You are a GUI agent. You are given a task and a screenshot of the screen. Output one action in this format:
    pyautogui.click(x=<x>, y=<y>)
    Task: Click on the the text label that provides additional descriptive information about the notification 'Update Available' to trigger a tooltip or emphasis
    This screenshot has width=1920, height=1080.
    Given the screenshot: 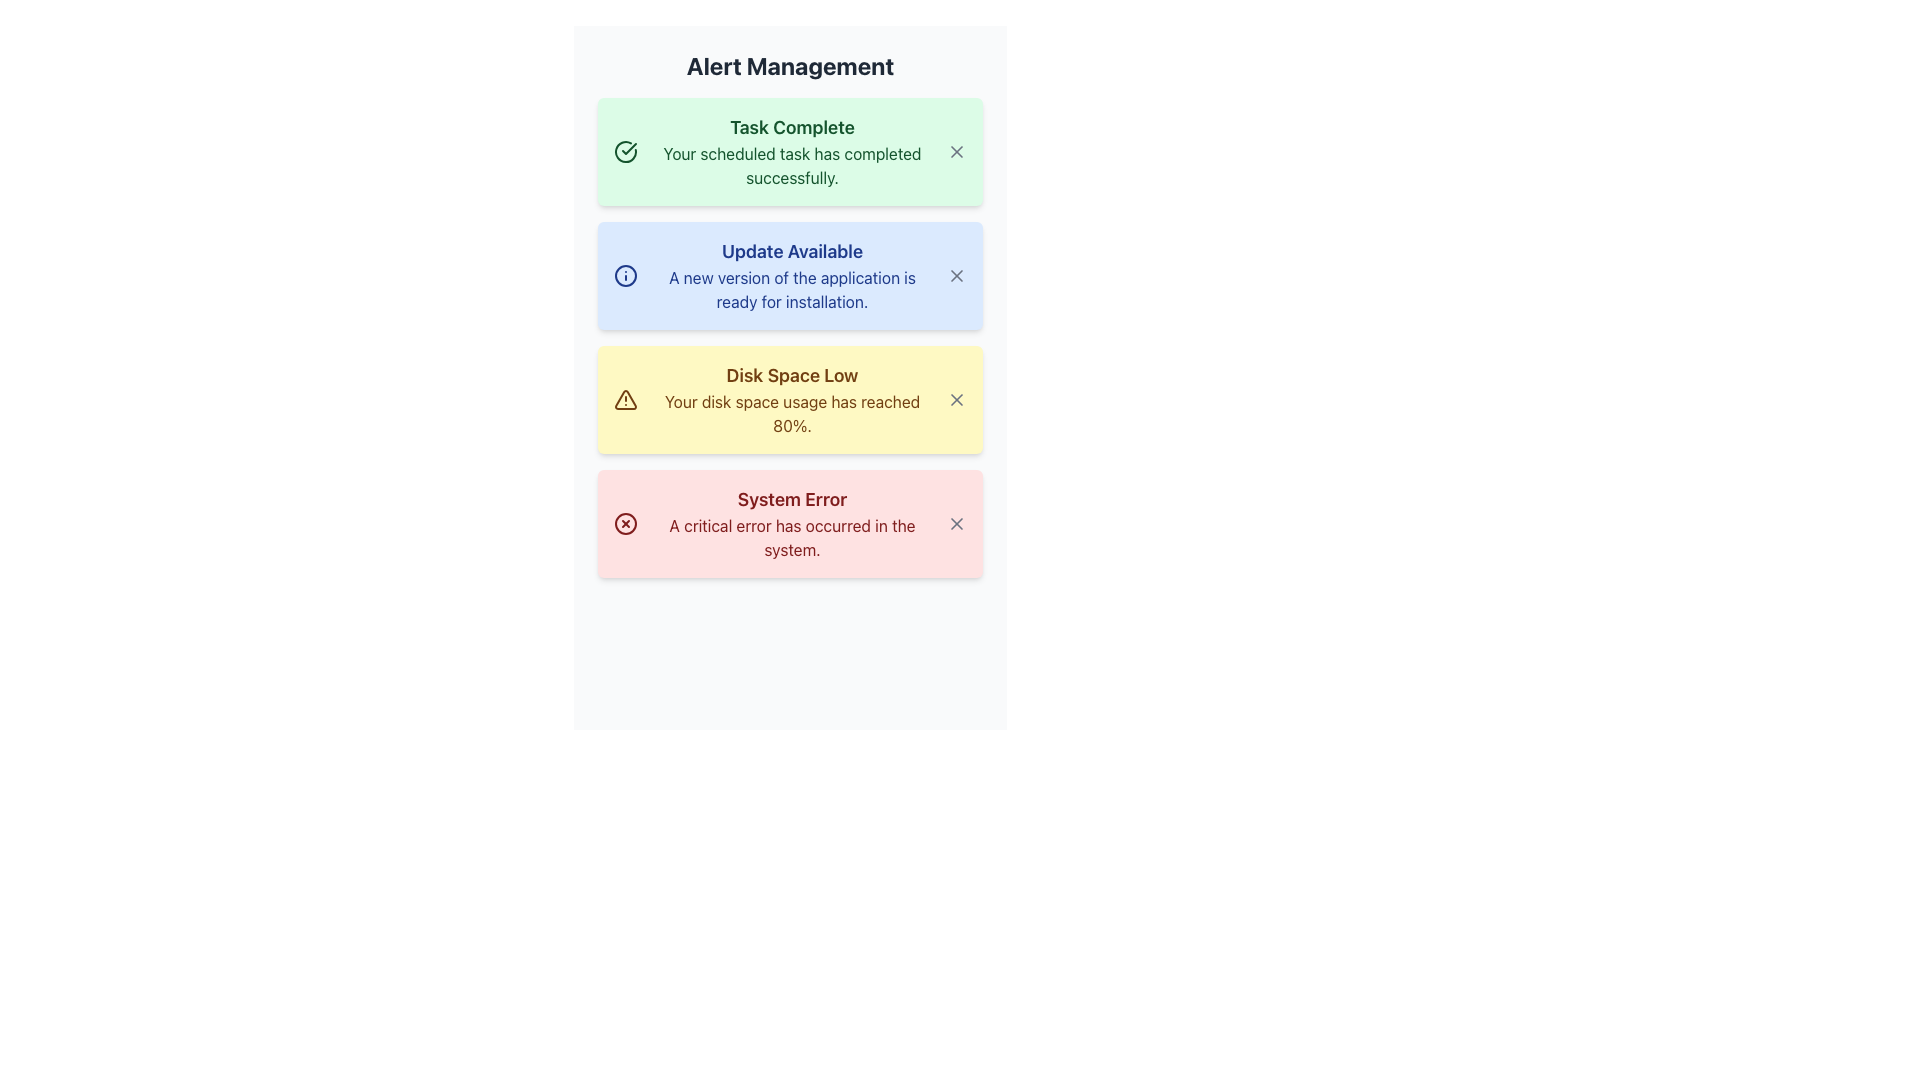 What is the action you would take?
    pyautogui.click(x=791, y=289)
    